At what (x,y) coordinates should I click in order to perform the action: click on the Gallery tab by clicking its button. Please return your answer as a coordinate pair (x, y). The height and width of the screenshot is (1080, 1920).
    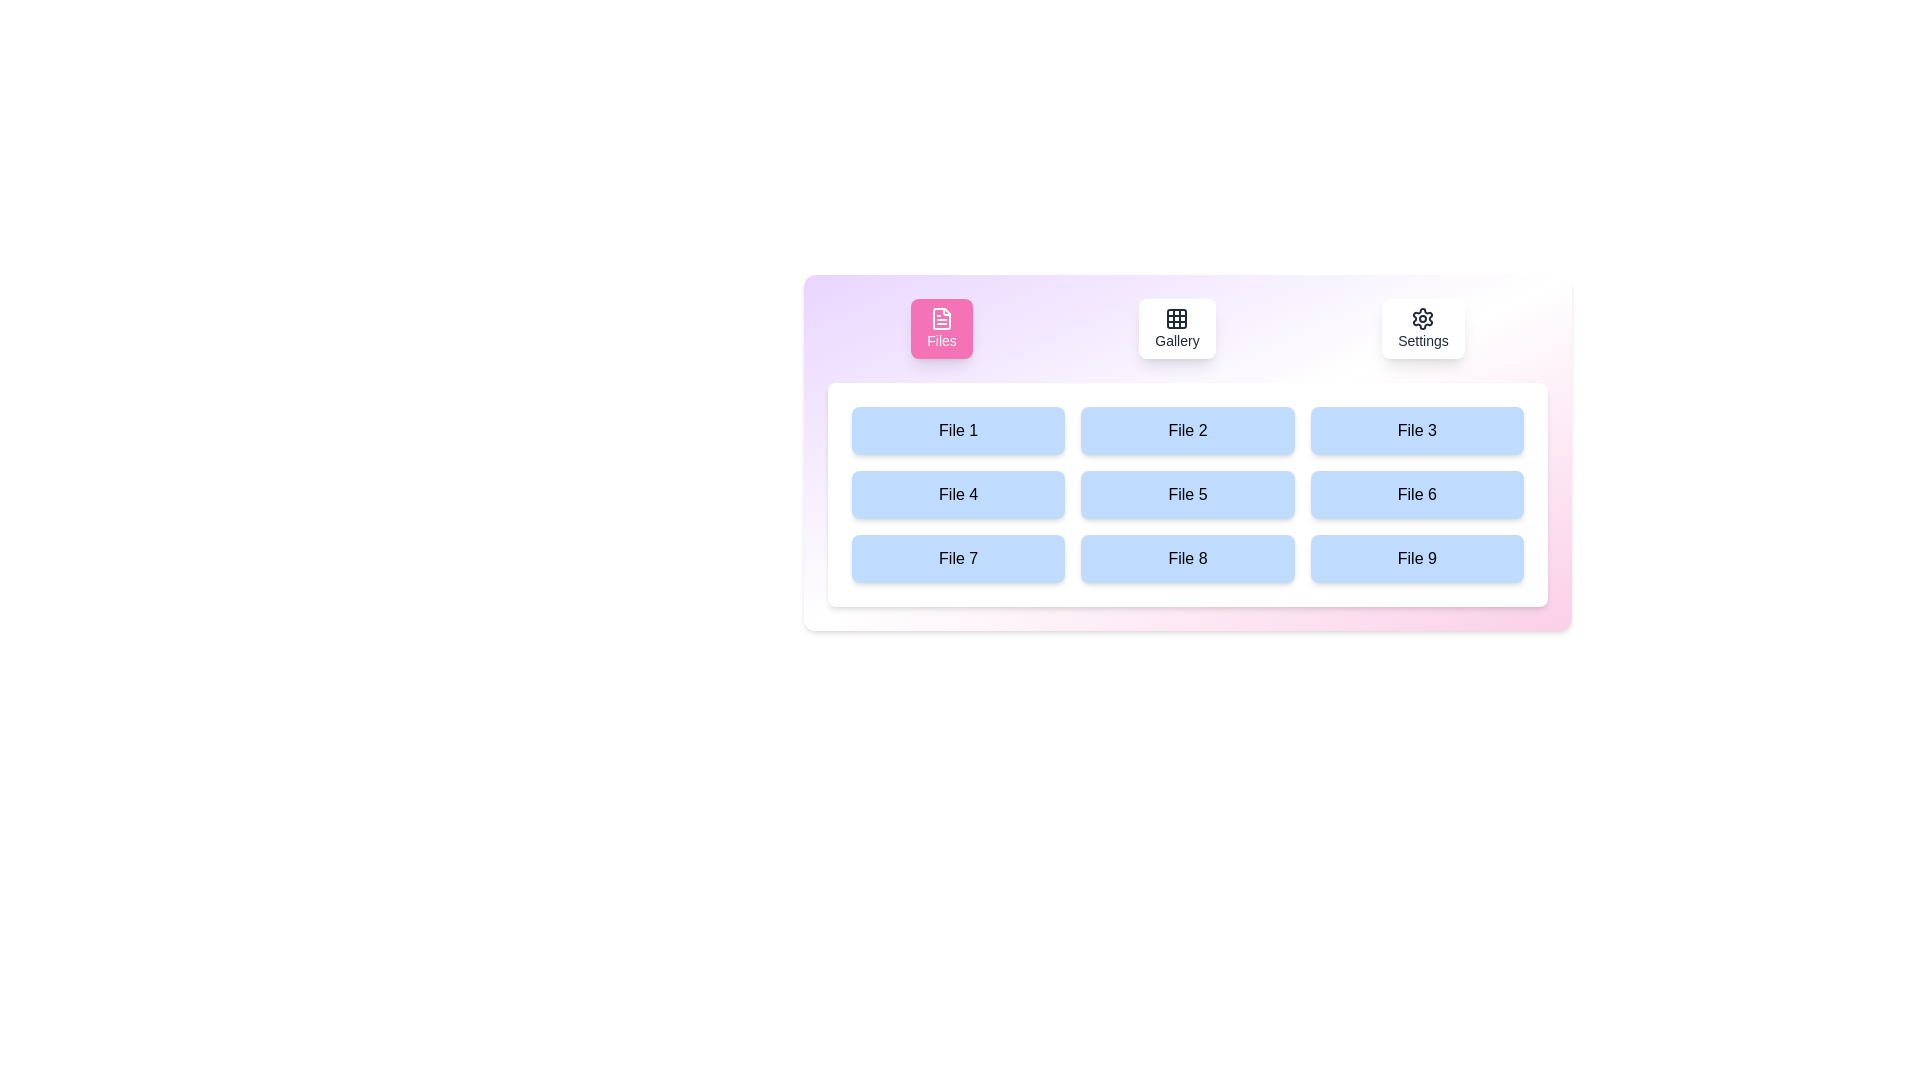
    Looking at the image, I should click on (1176, 327).